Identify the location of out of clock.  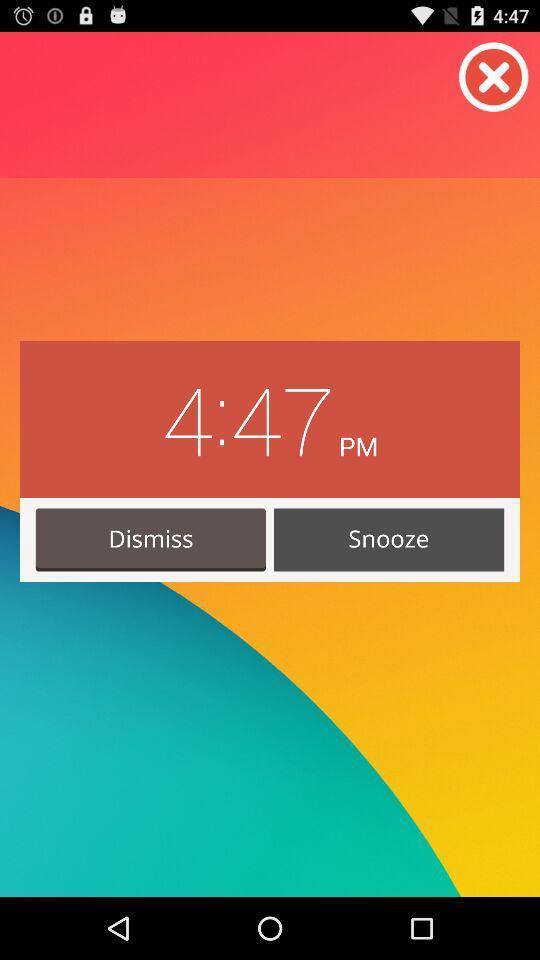
(493, 77).